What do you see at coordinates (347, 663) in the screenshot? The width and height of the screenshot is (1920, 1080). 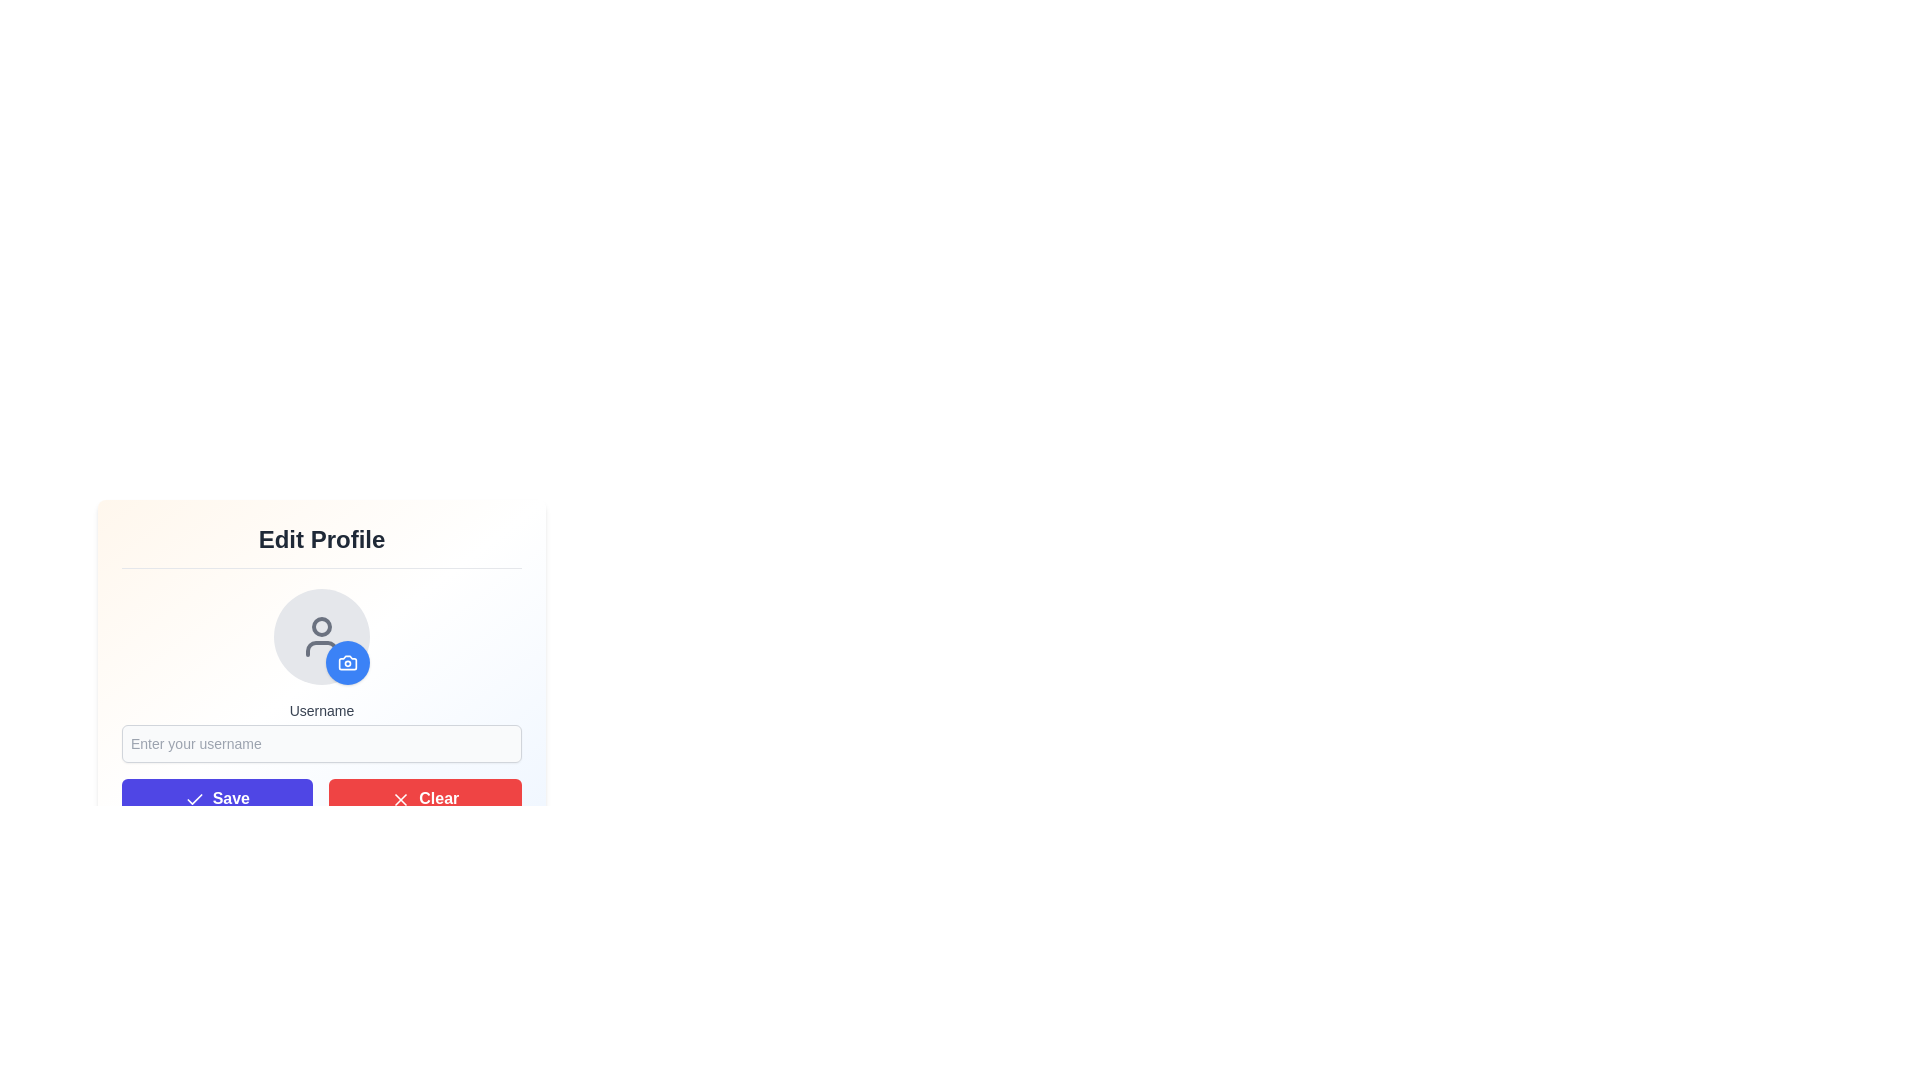 I see `the circular blue button with a white camera icon located at the bottom-right of the profile picture placeholder in the Edit Profile section` at bounding box center [347, 663].